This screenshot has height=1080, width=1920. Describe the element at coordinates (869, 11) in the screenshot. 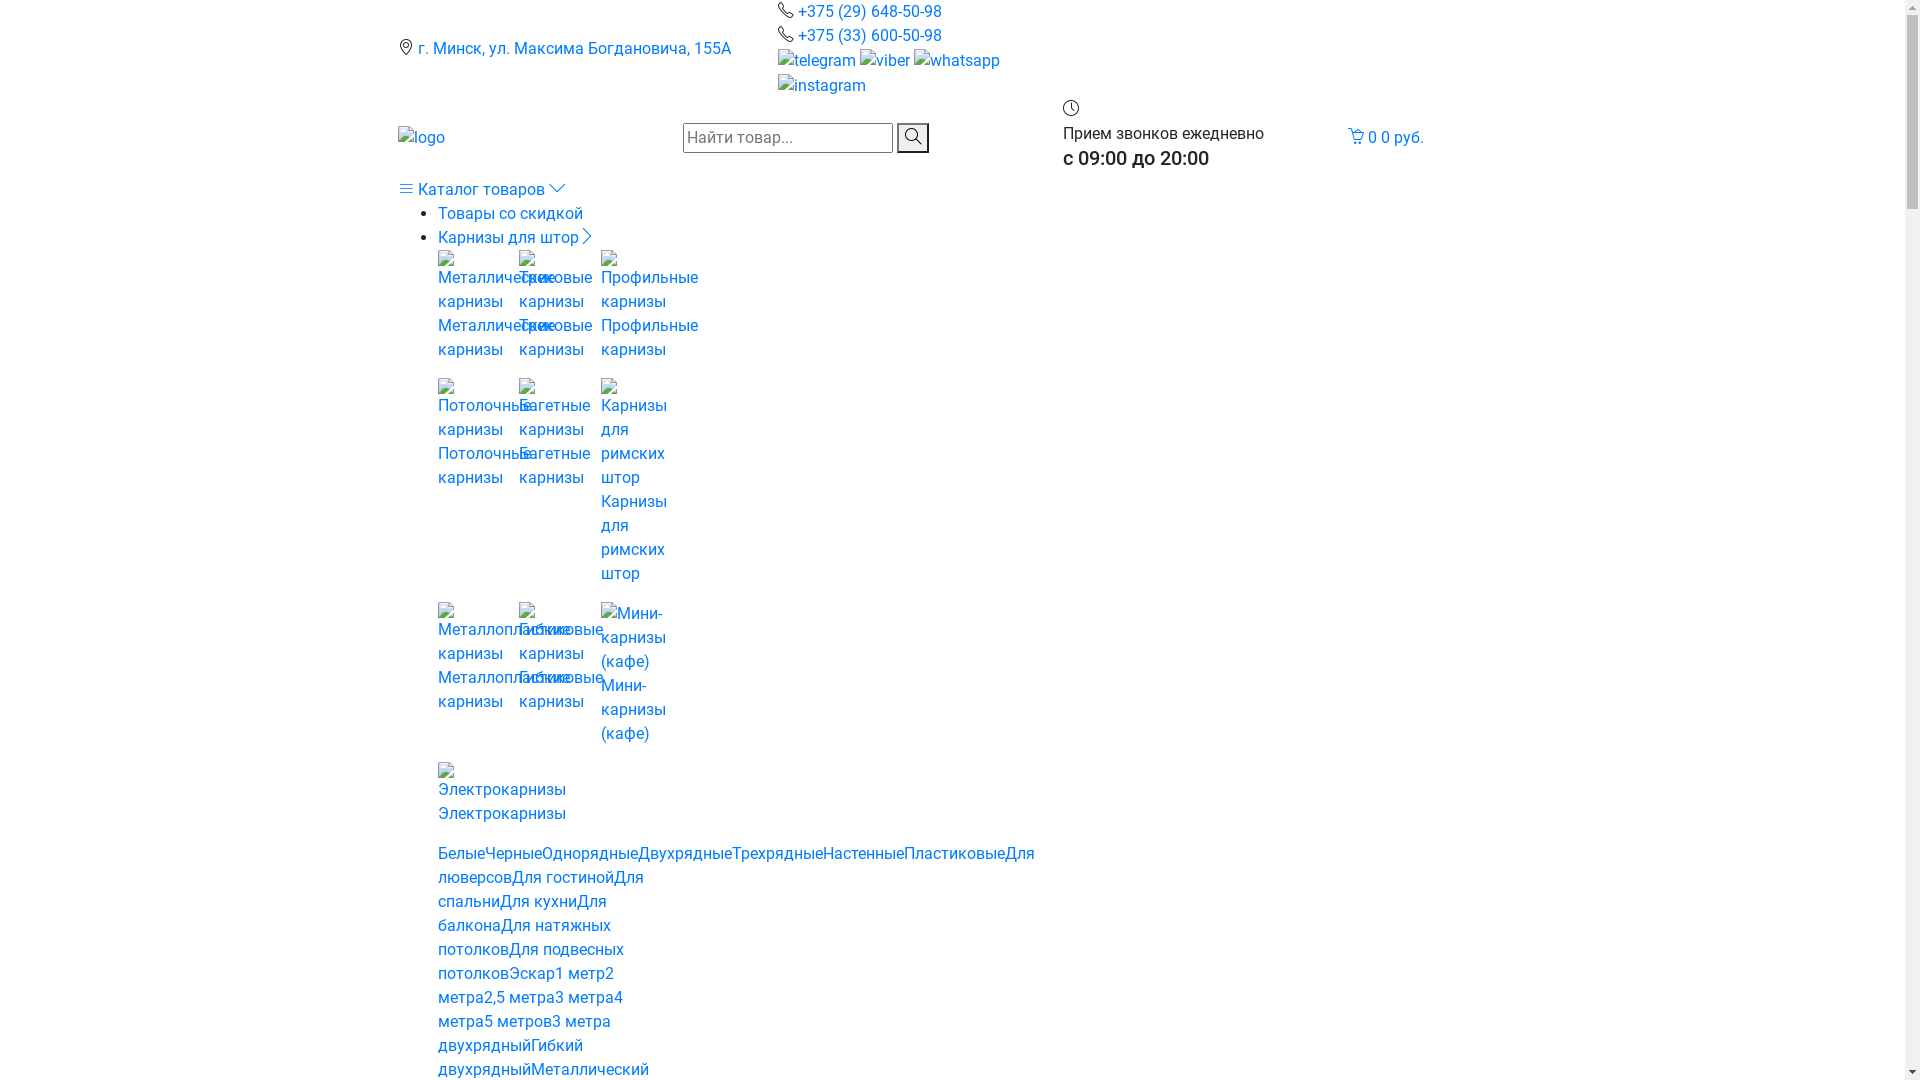

I see `'+375 (29) 648-50-98'` at that location.